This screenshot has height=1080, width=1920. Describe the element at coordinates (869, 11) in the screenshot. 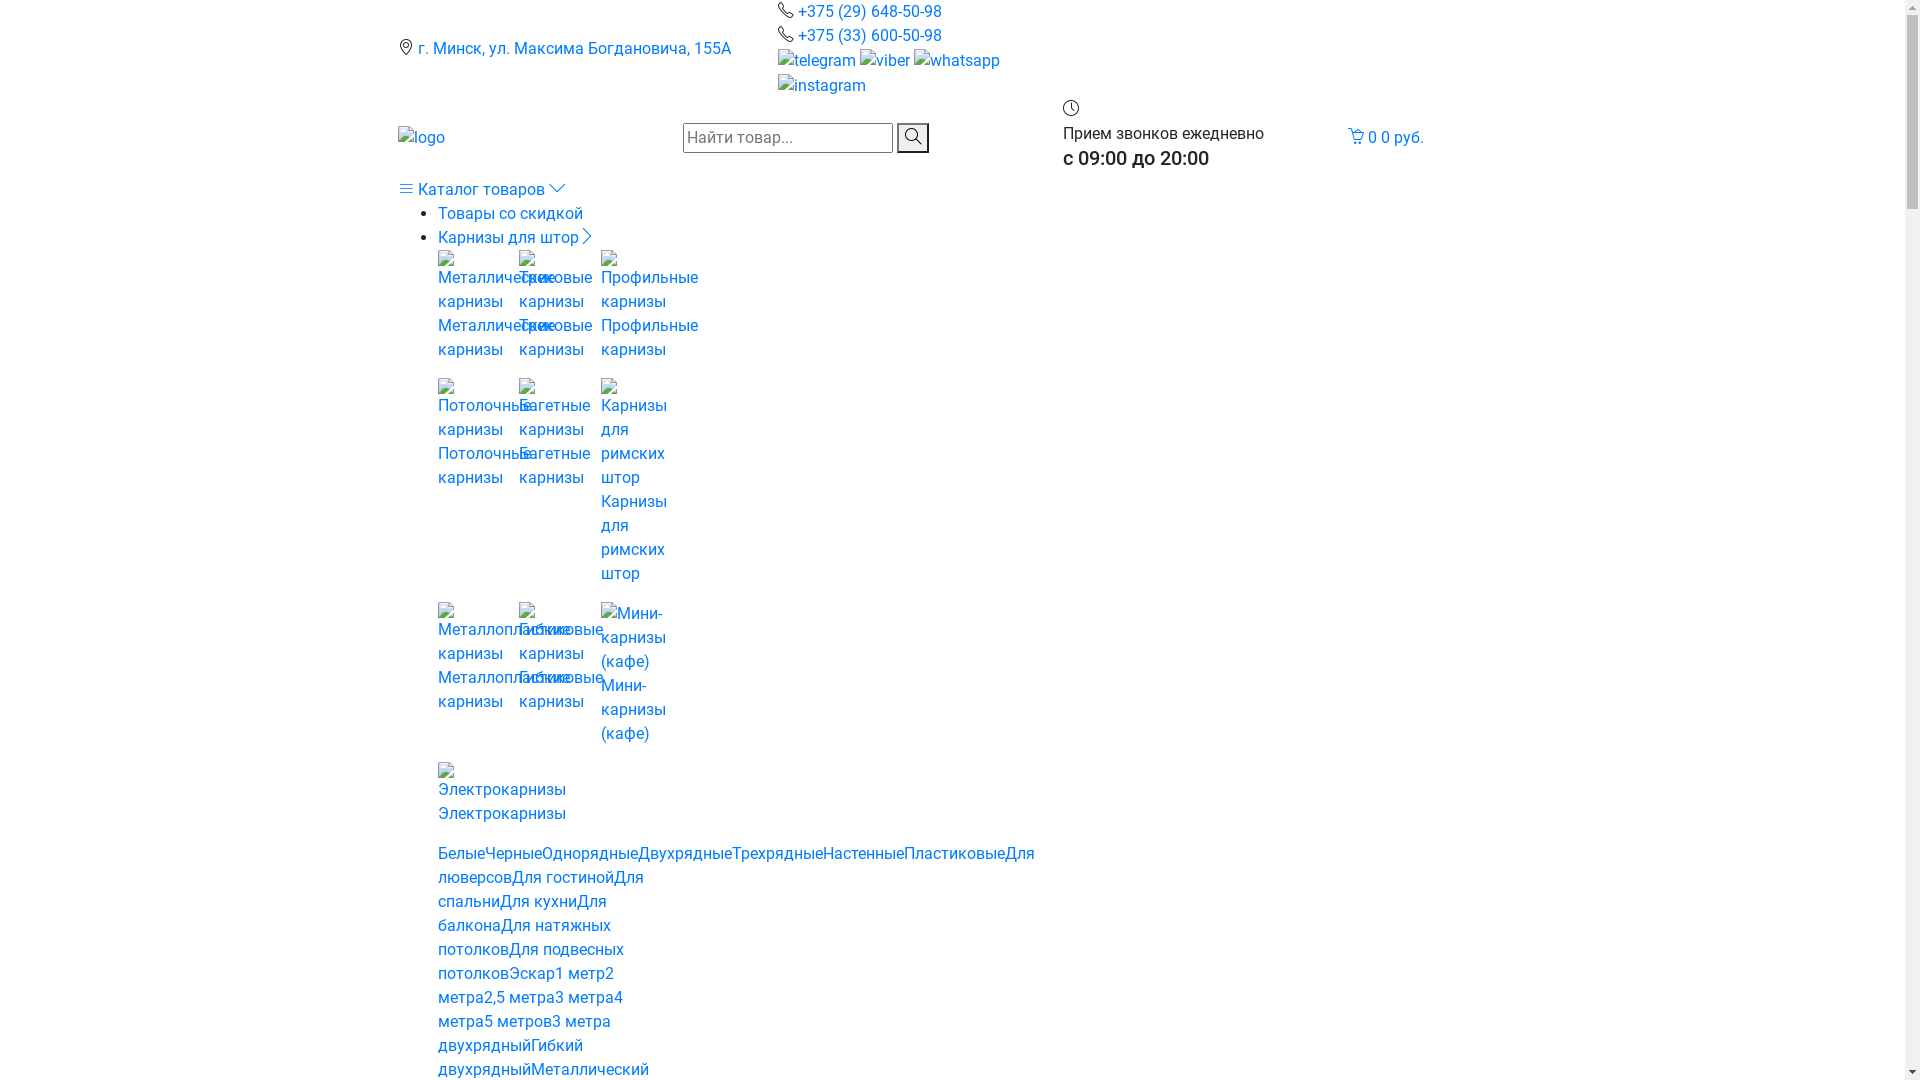

I see `'+375 (29) 648-50-98'` at that location.